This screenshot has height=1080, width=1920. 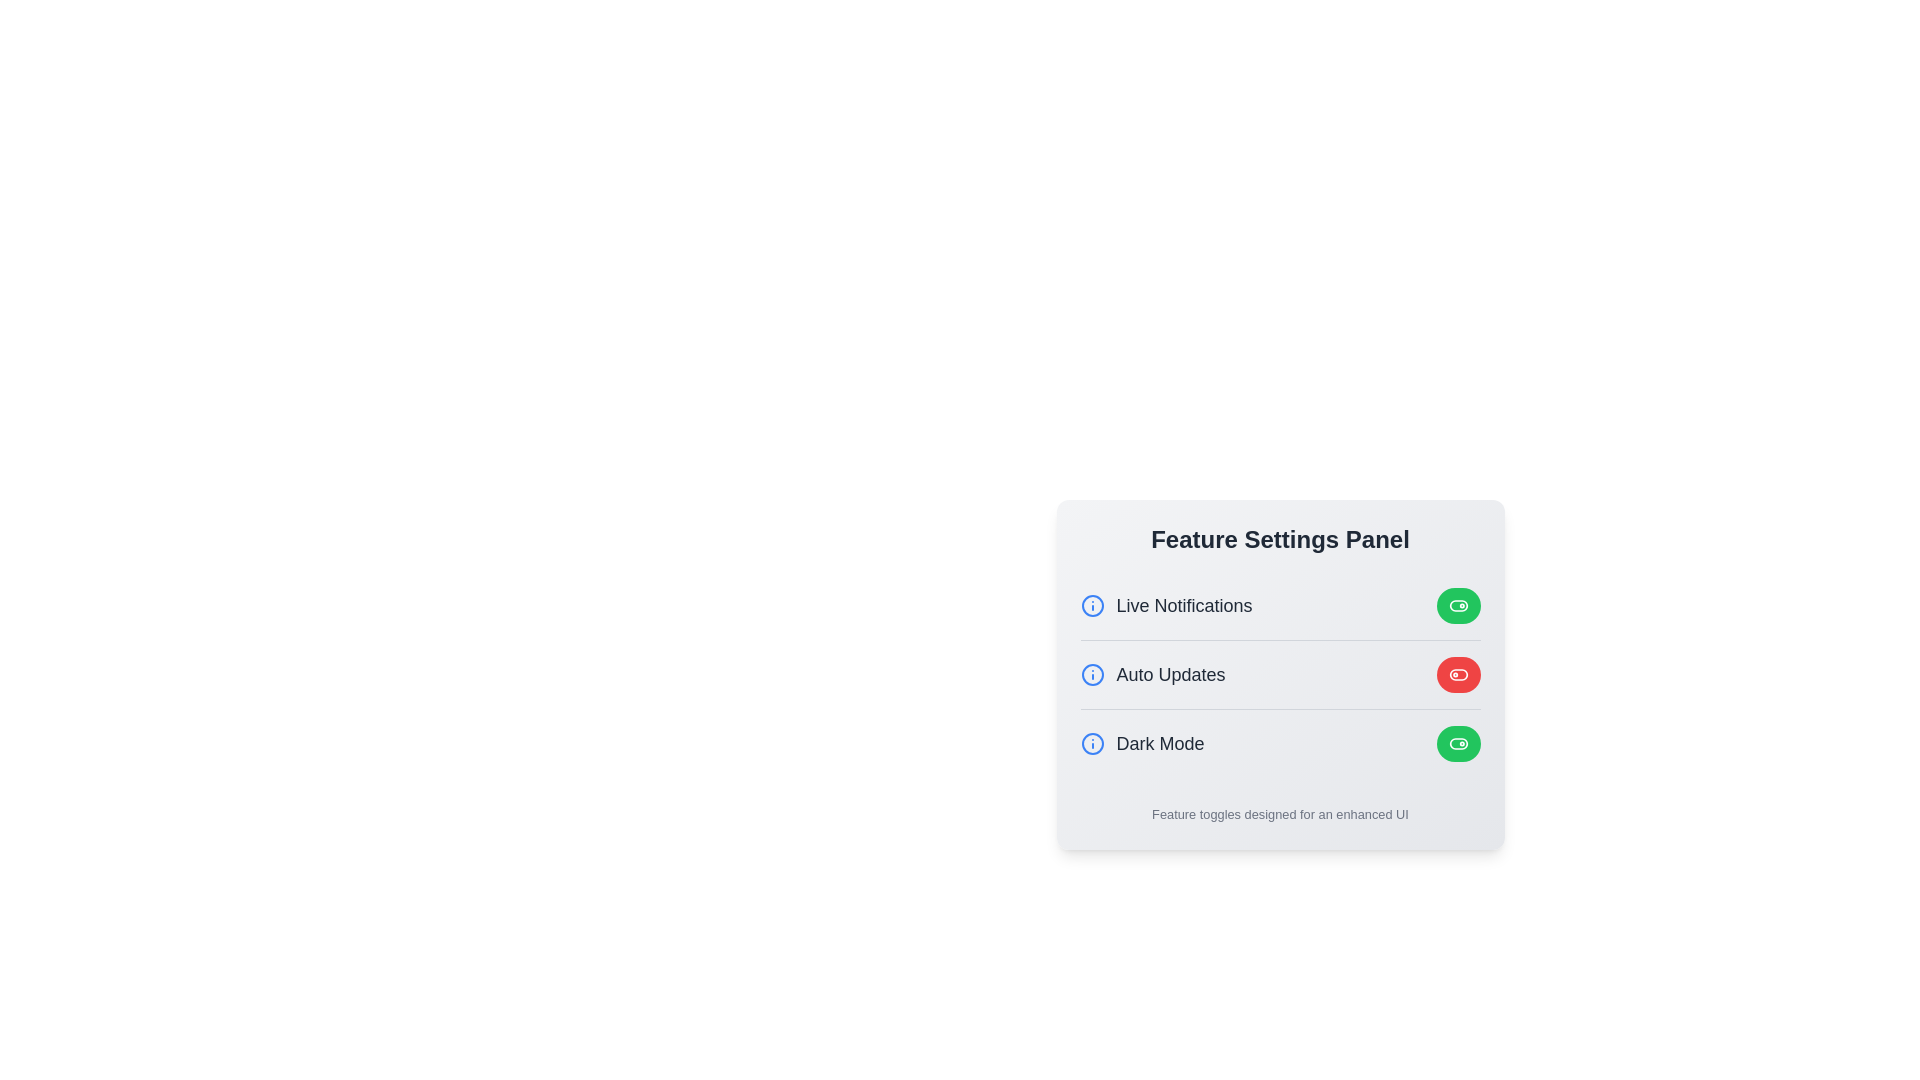 What do you see at coordinates (1091, 675) in the screenshot?
I see `the 'Info' icon next to the feature Auto Updates to view its information` at bounding box center [1091, 675].